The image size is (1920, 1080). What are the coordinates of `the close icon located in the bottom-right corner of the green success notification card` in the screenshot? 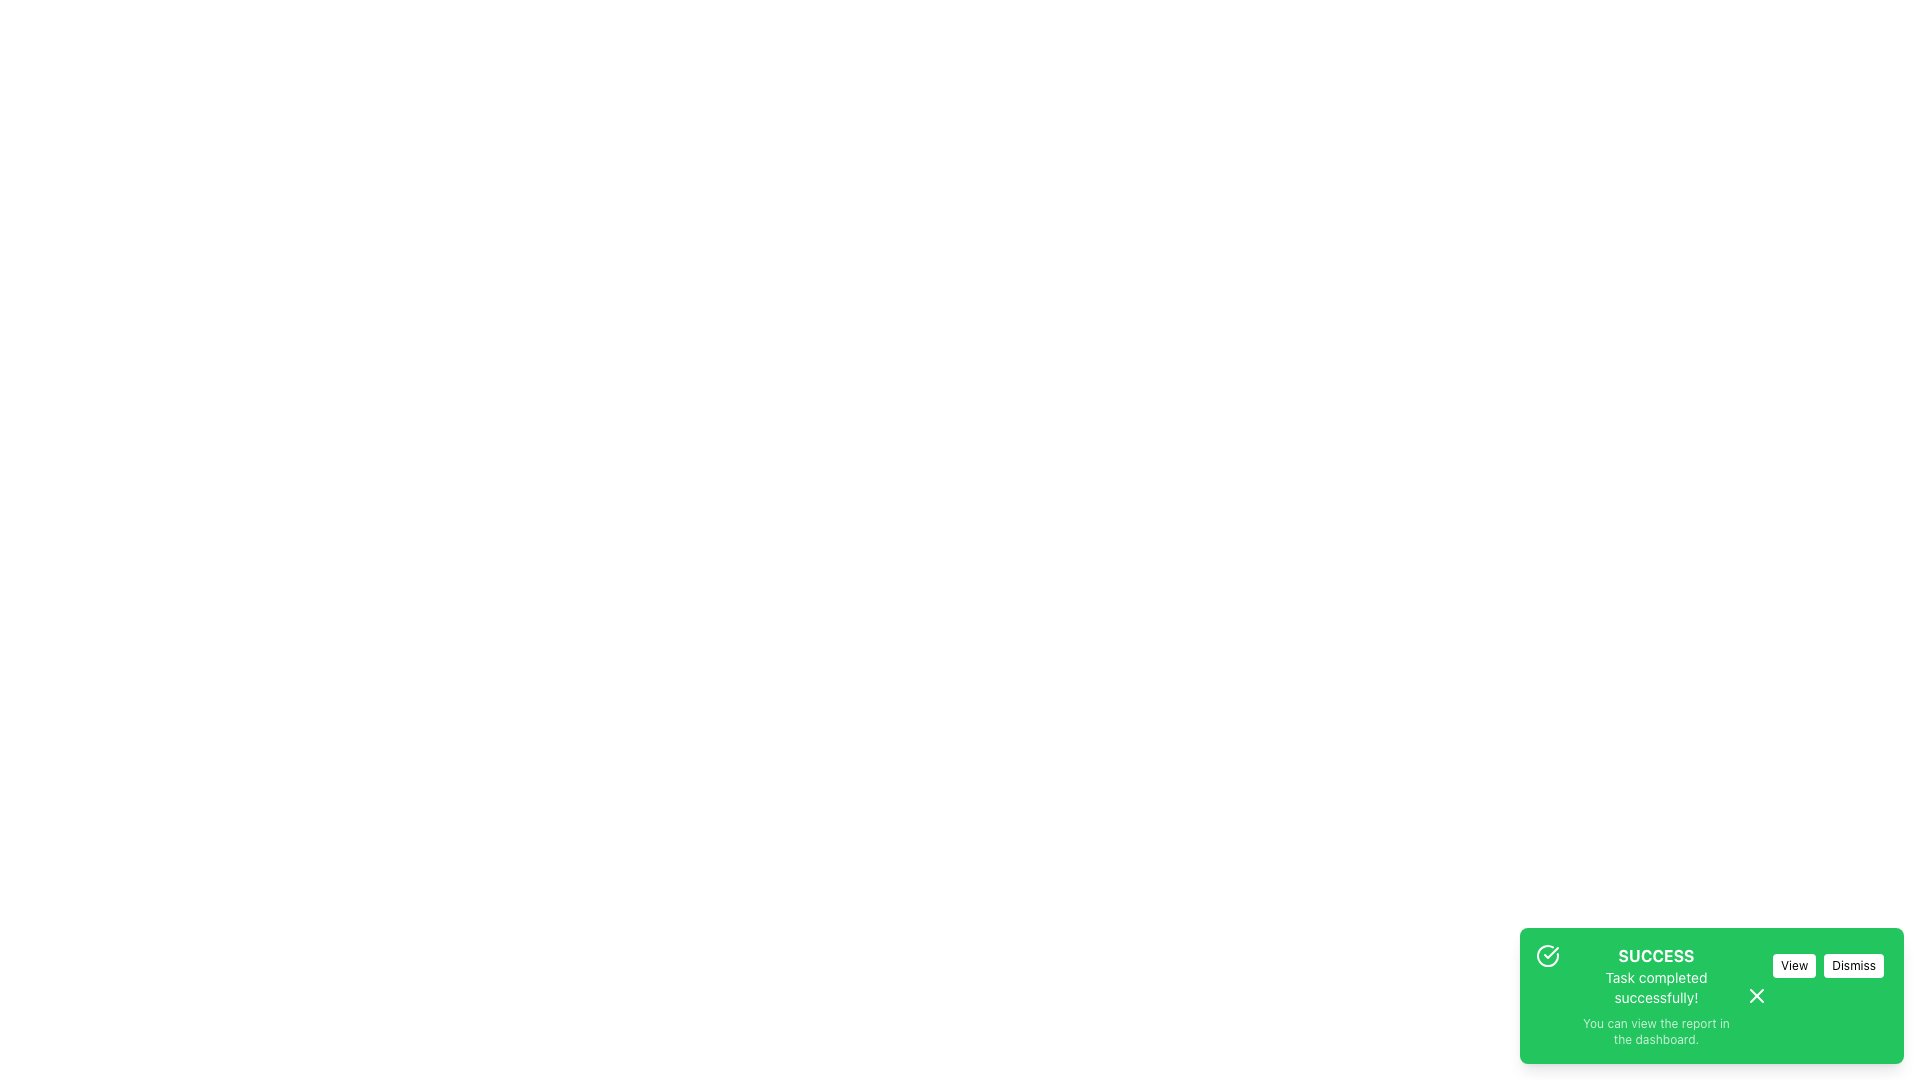 It's located at (1755, 995).